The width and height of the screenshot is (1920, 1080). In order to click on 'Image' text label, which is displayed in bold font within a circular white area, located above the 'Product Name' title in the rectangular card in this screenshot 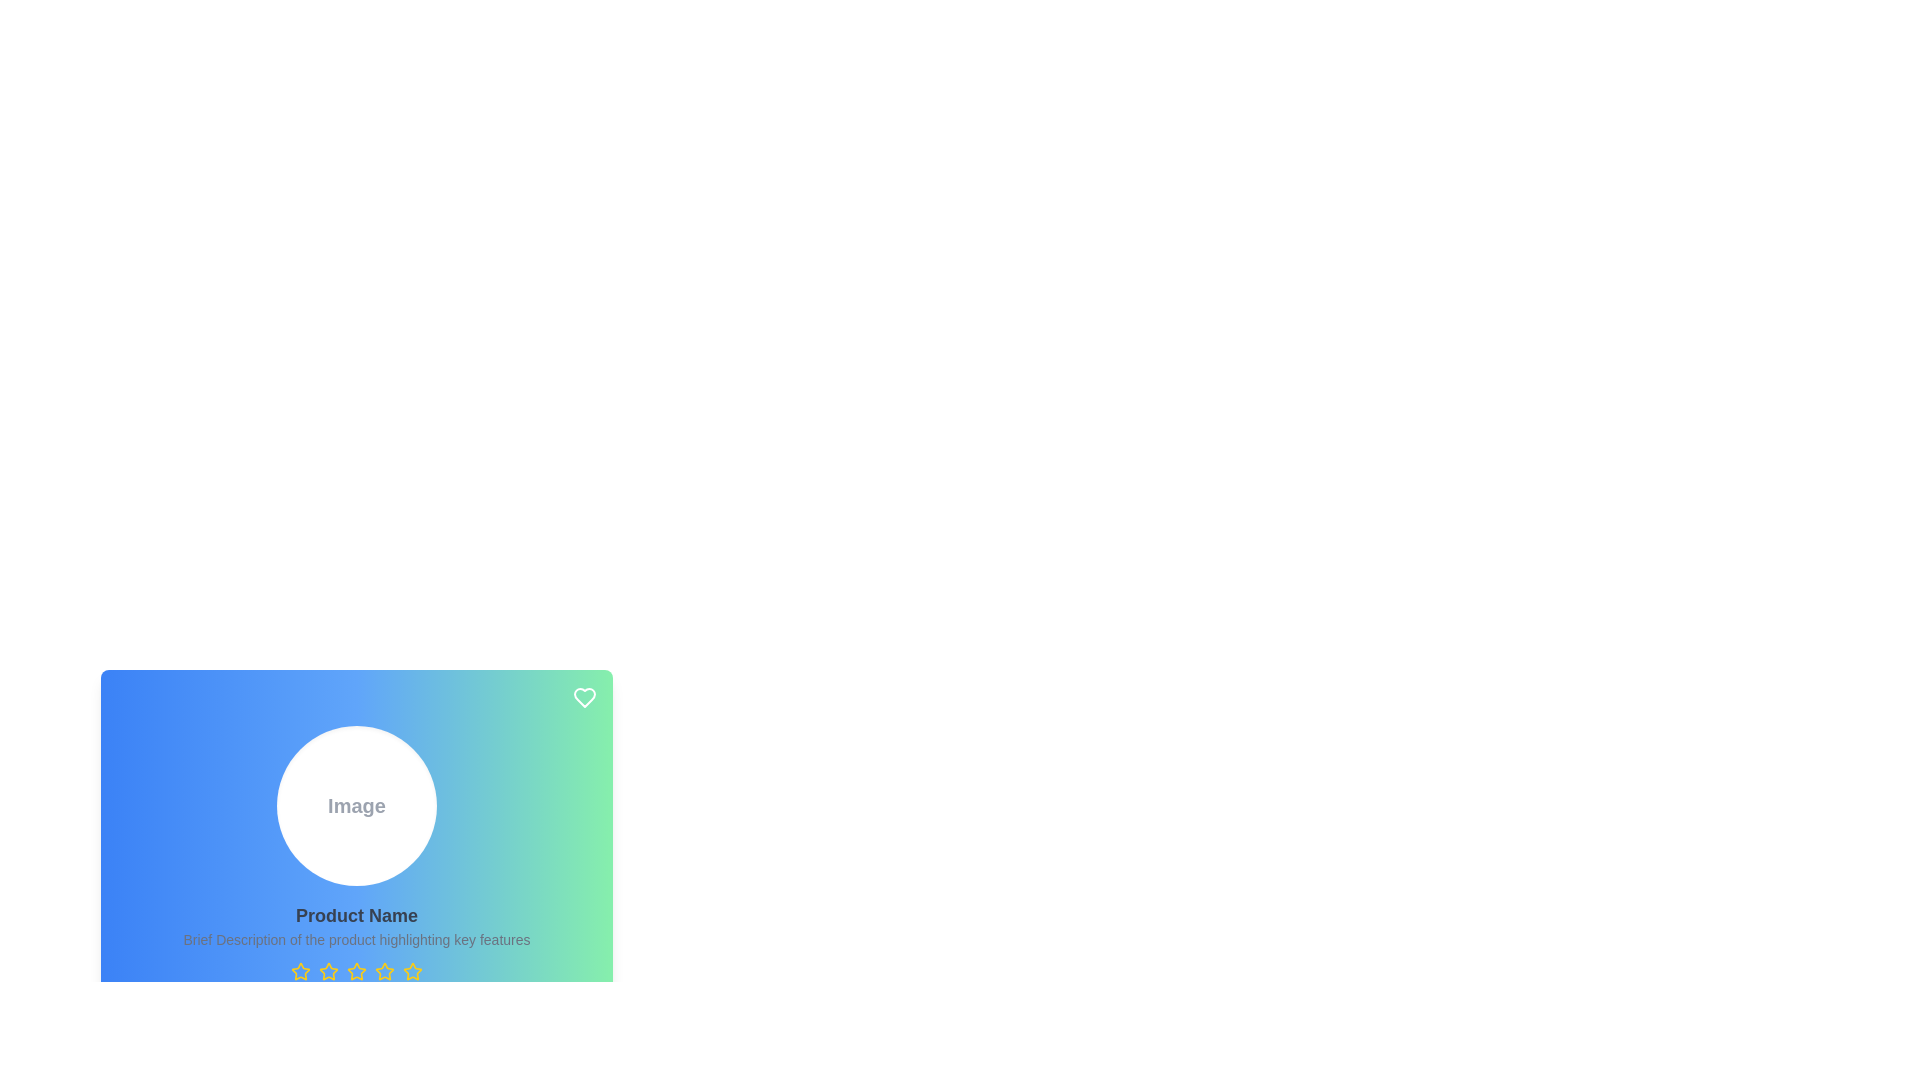, I will do `click(356, 805)`.